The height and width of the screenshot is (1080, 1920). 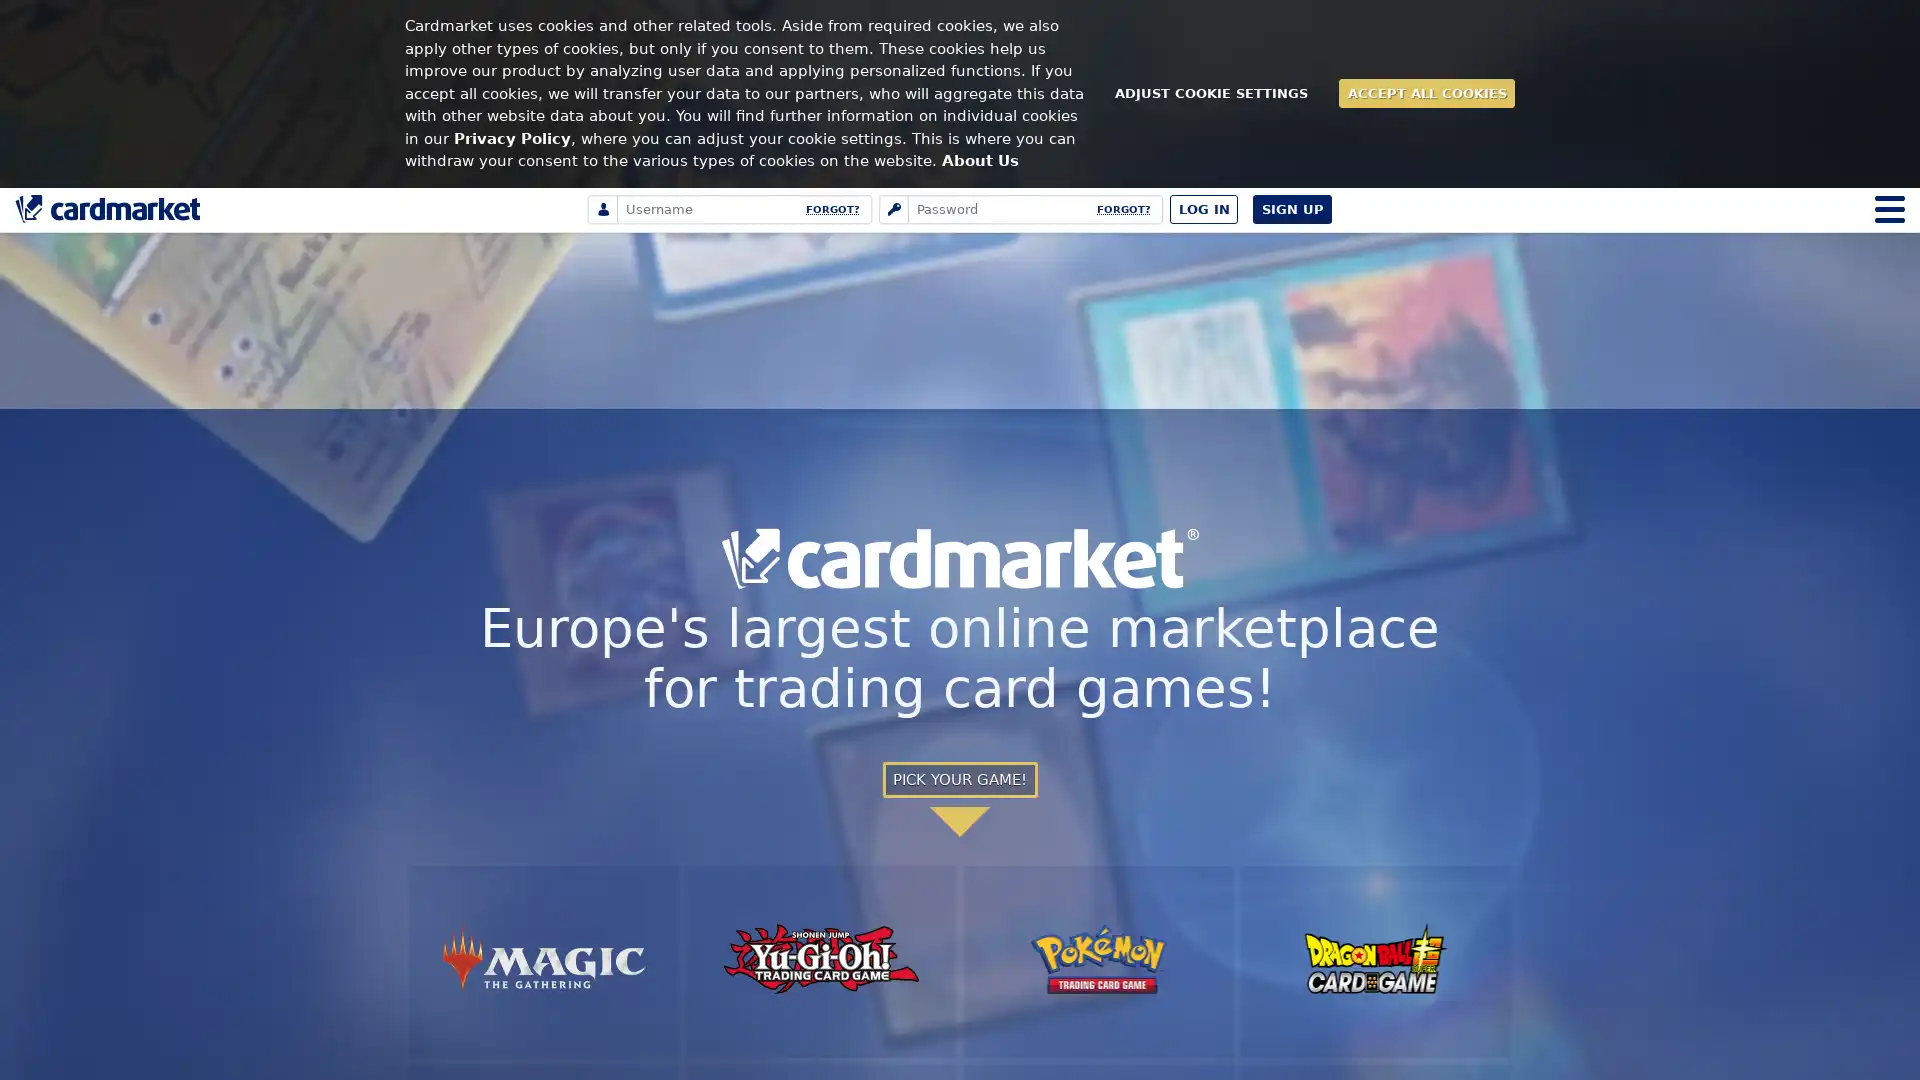 I want to click on Toggle navigation, so click(x=1889, y=208).